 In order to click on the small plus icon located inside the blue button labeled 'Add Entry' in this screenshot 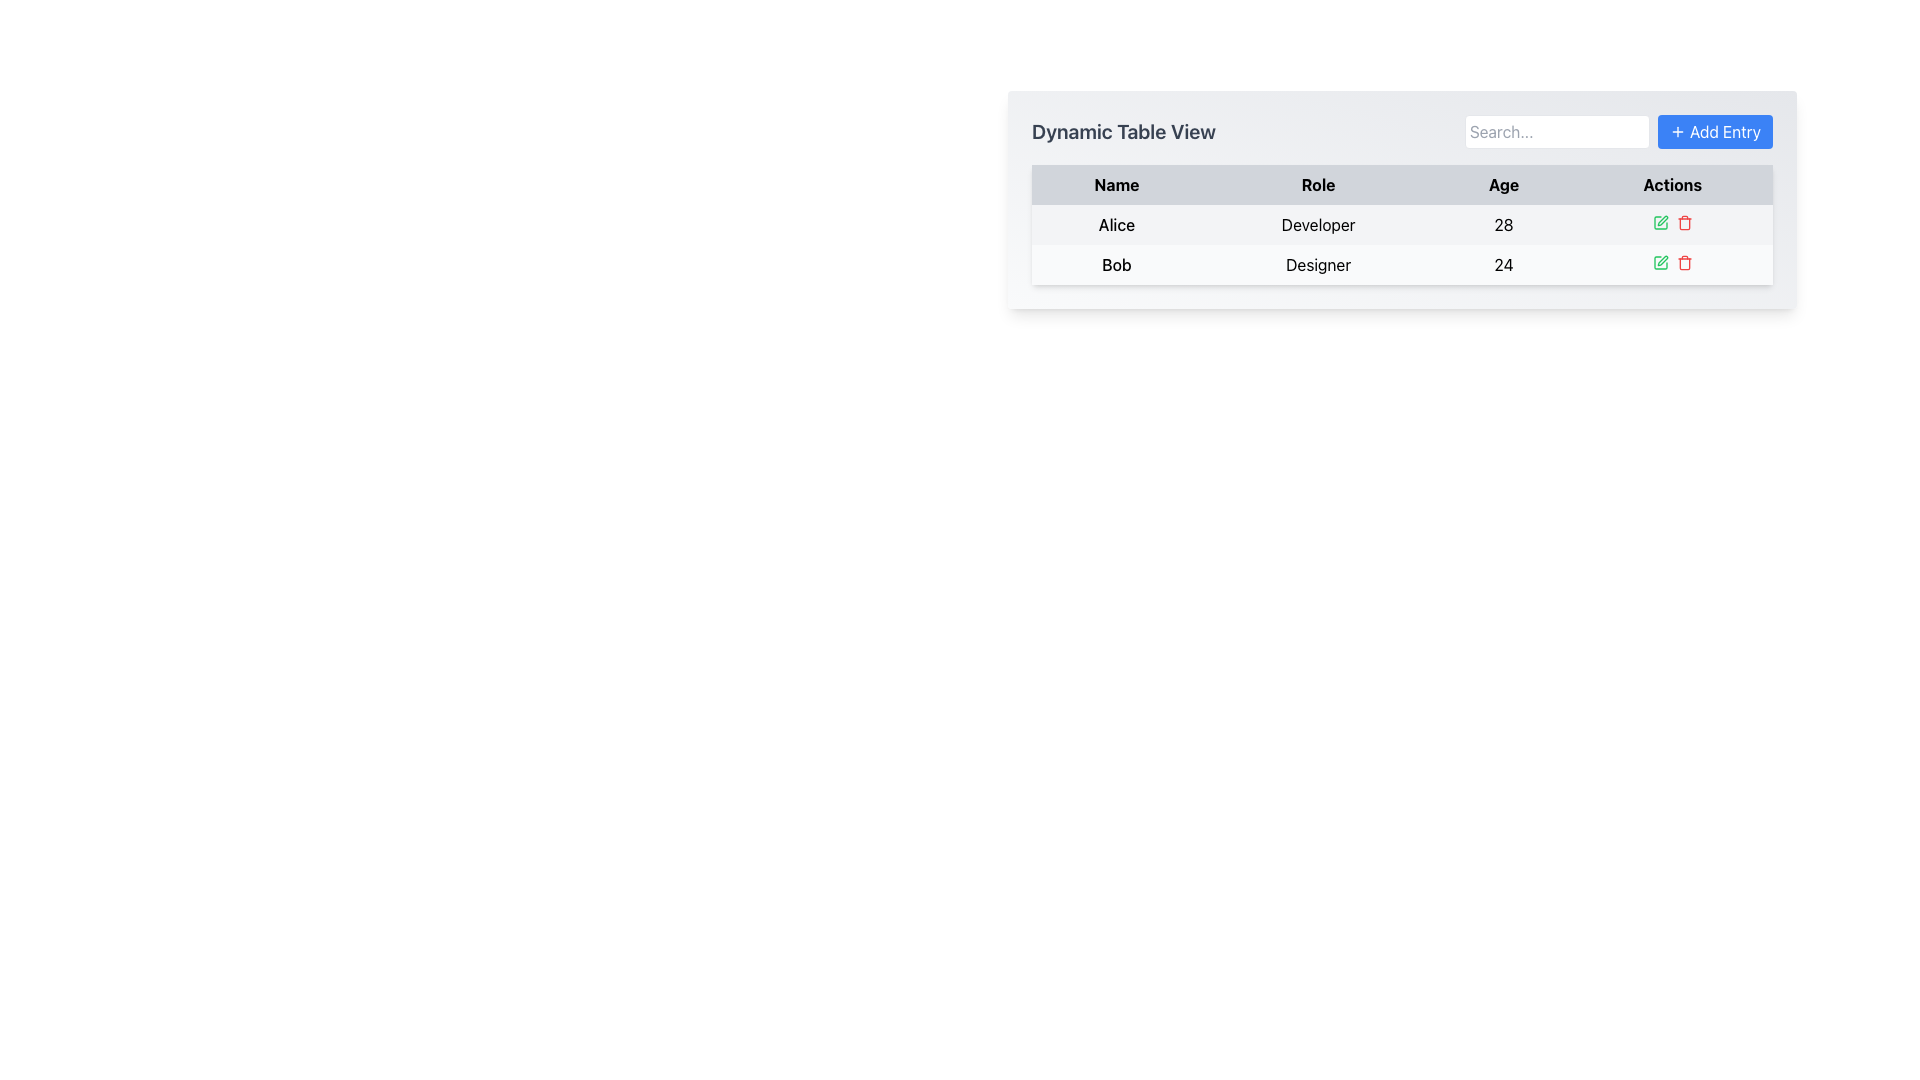, I will do `click(1677, 131)`.